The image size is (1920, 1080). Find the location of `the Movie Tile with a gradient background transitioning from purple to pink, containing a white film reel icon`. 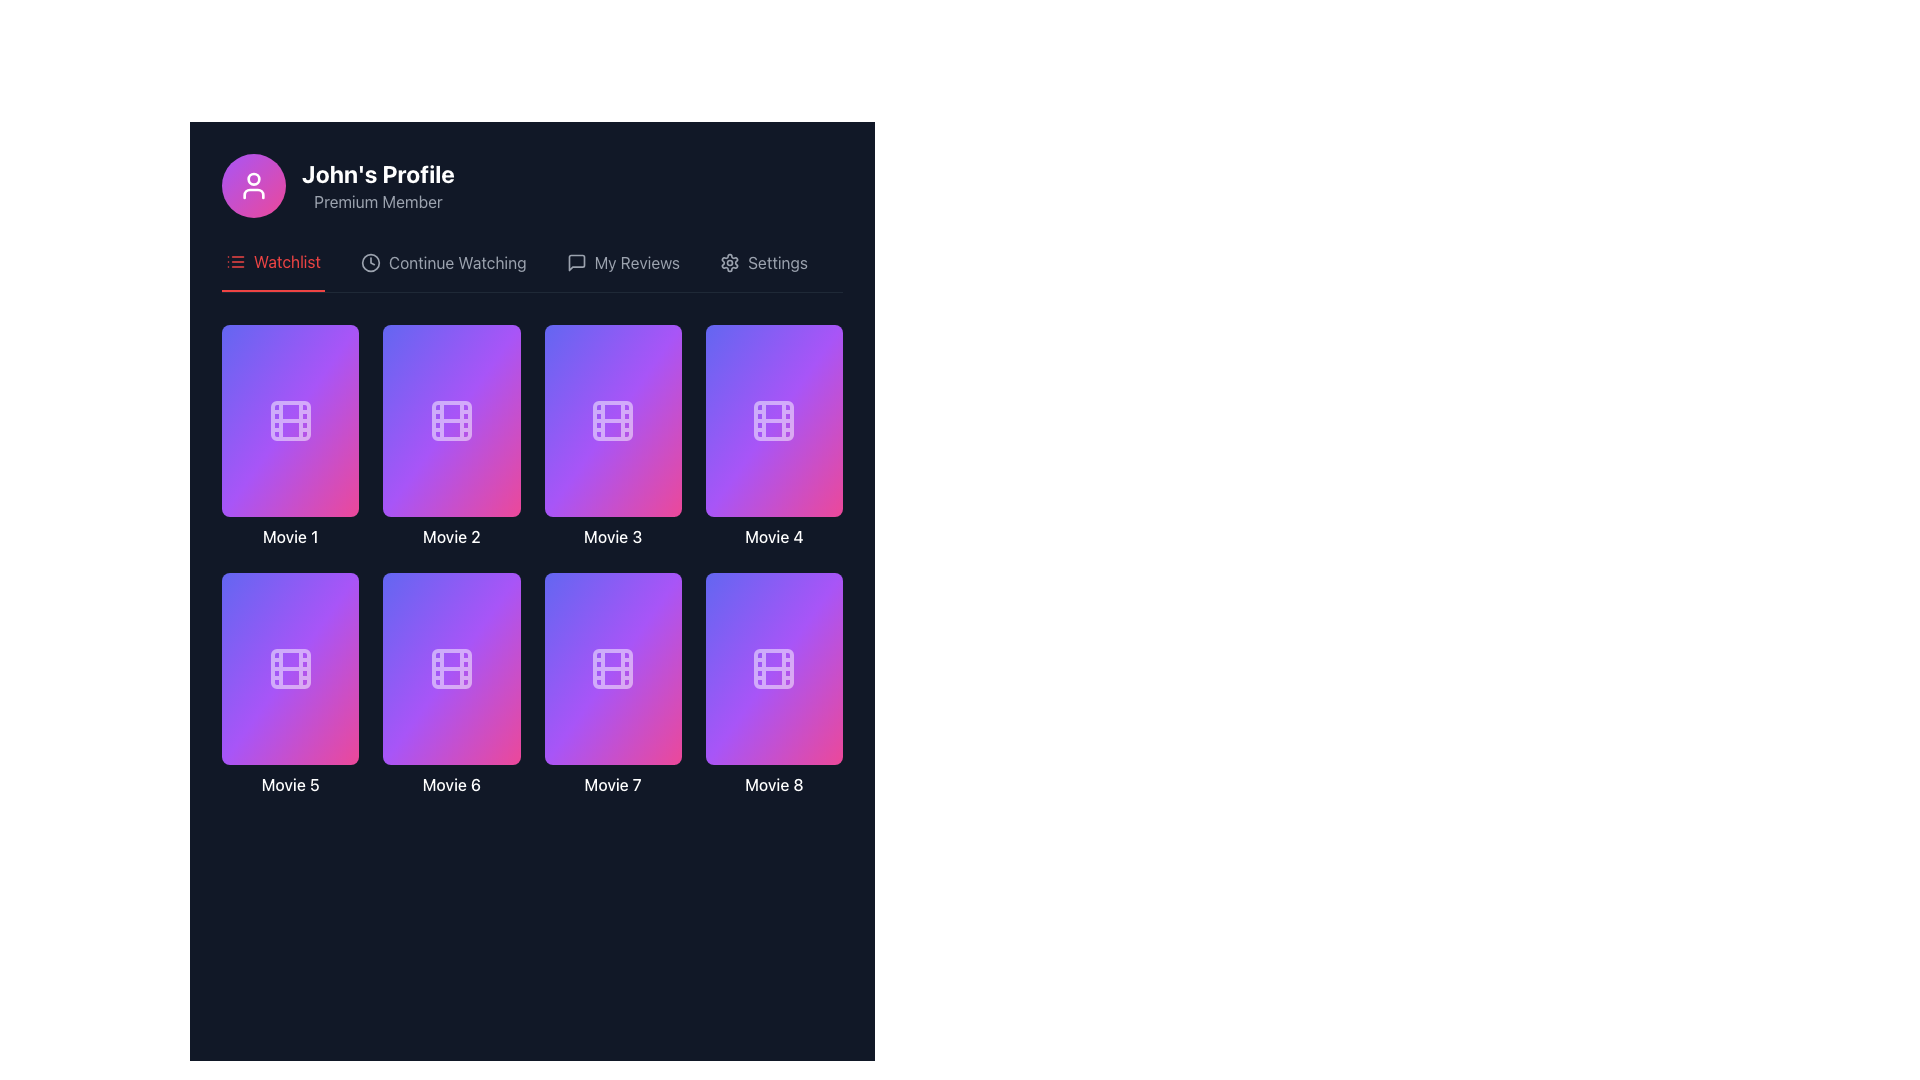

the Movie Tile with a gradient background transitioning from purple to pink, containing a white film reel icon is located at coordinates (289, 435).